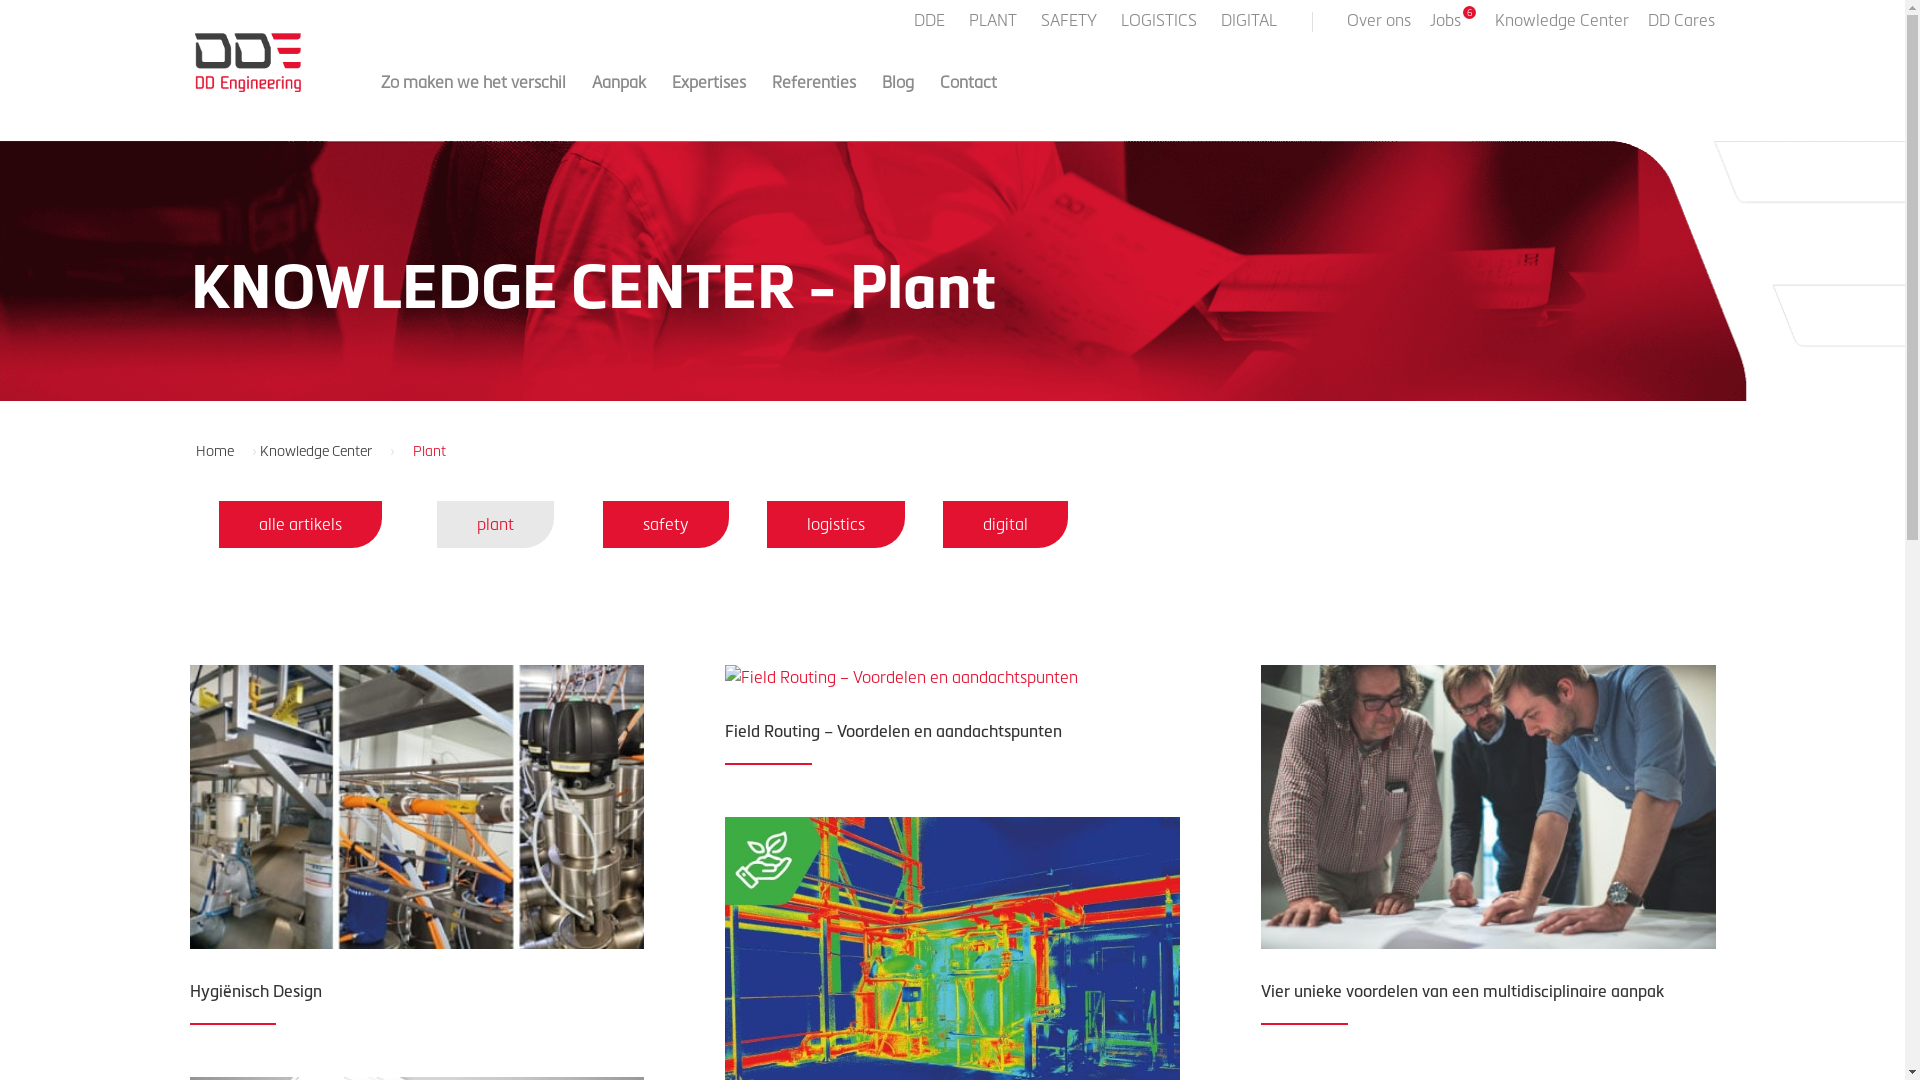 The image size is (1920, 1080). Describe the element at coordinates (618, 99) in the screenshot. I see `'Aanpak'` at that location.